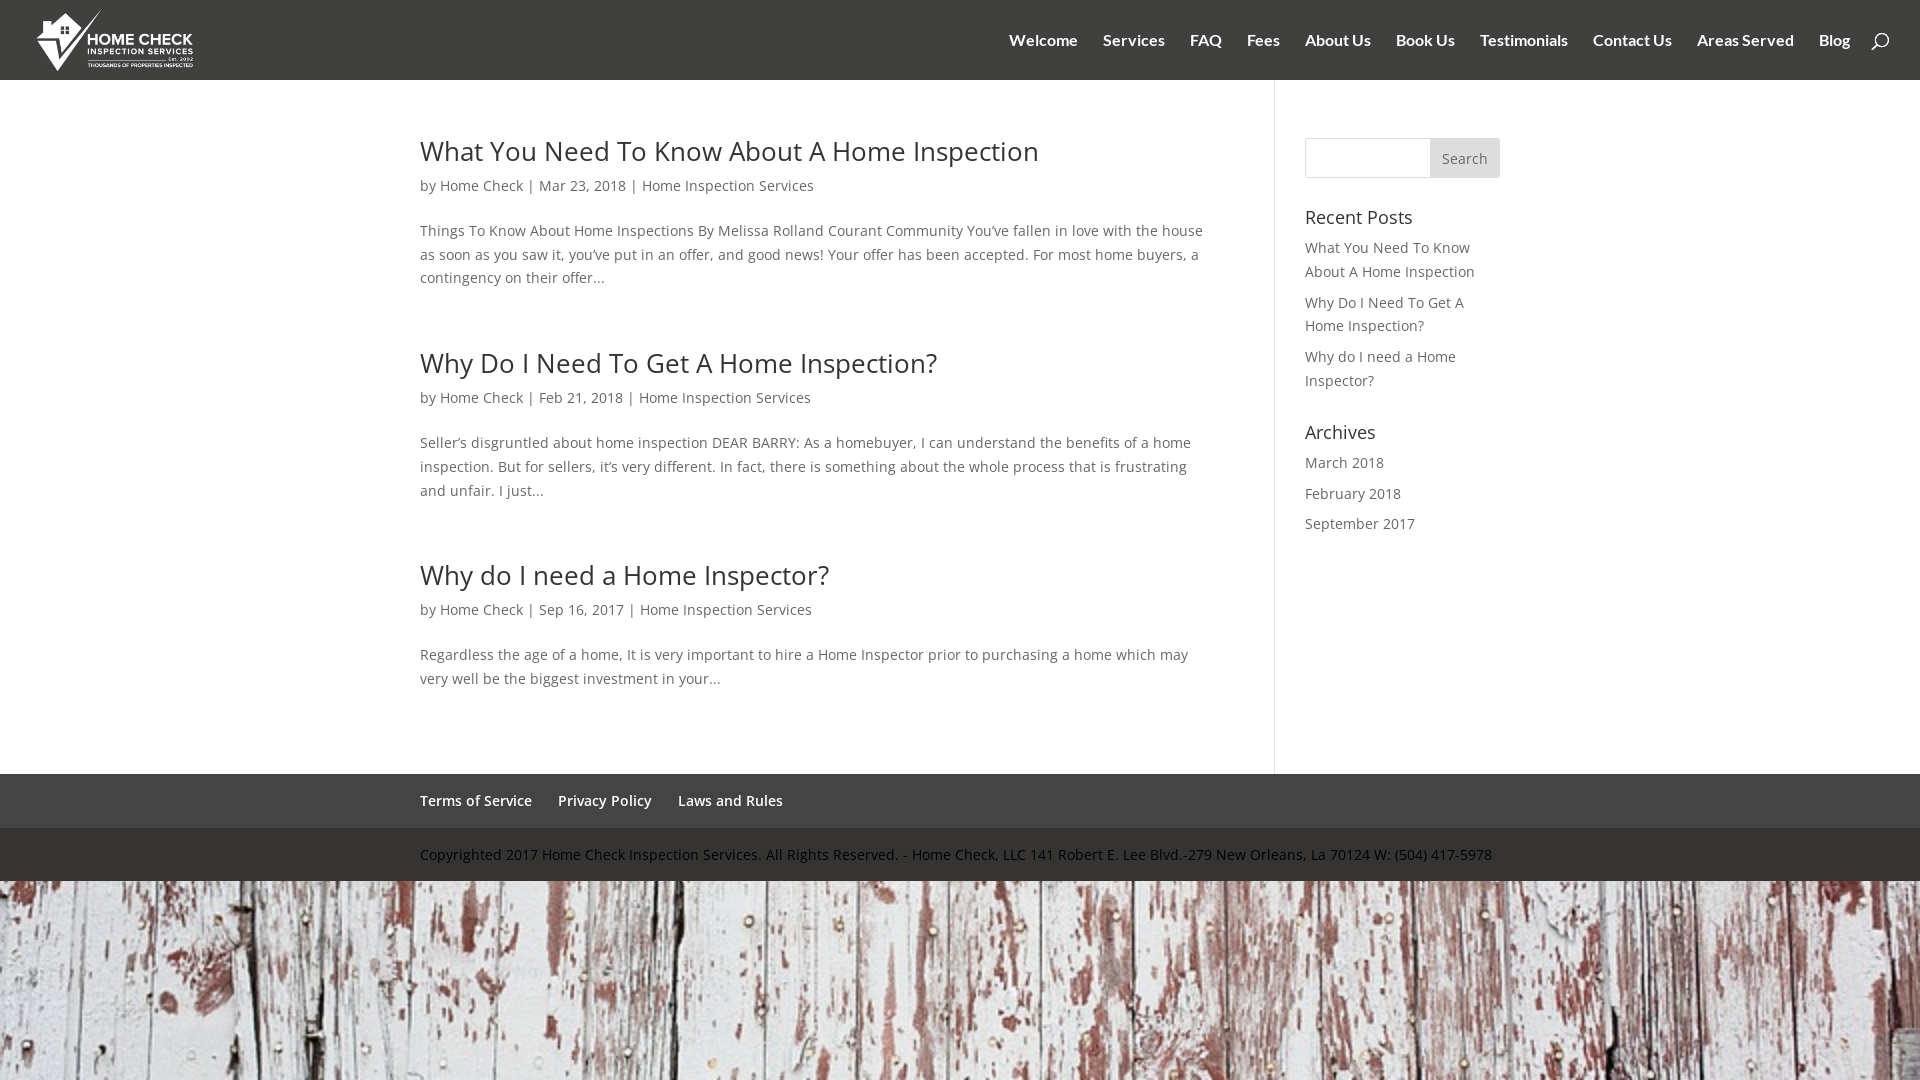 The height and width of the screenshot is (1080, 1920). Describe the element at coordinates (1133, 55) in the screenshot. I see `'Services'` at that location.